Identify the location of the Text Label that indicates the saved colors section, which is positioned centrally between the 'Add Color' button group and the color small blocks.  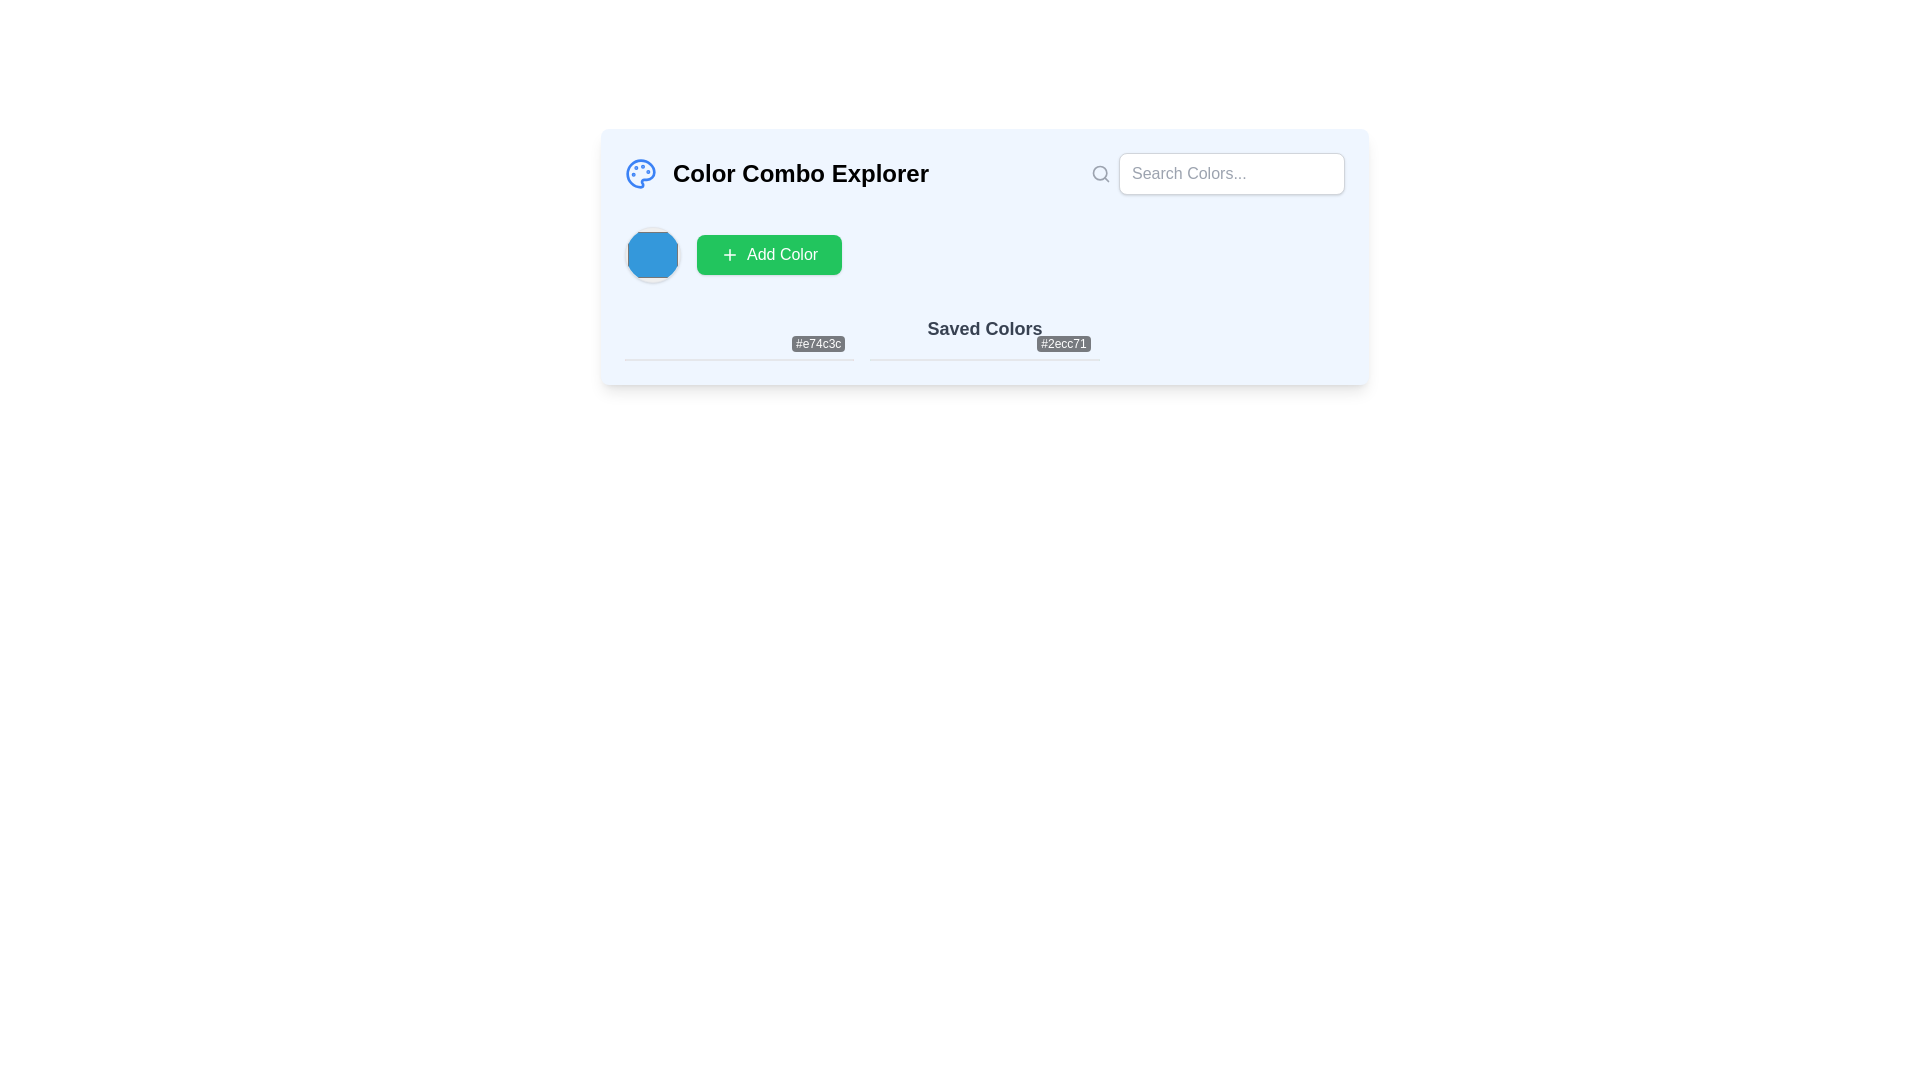
(984, 337).